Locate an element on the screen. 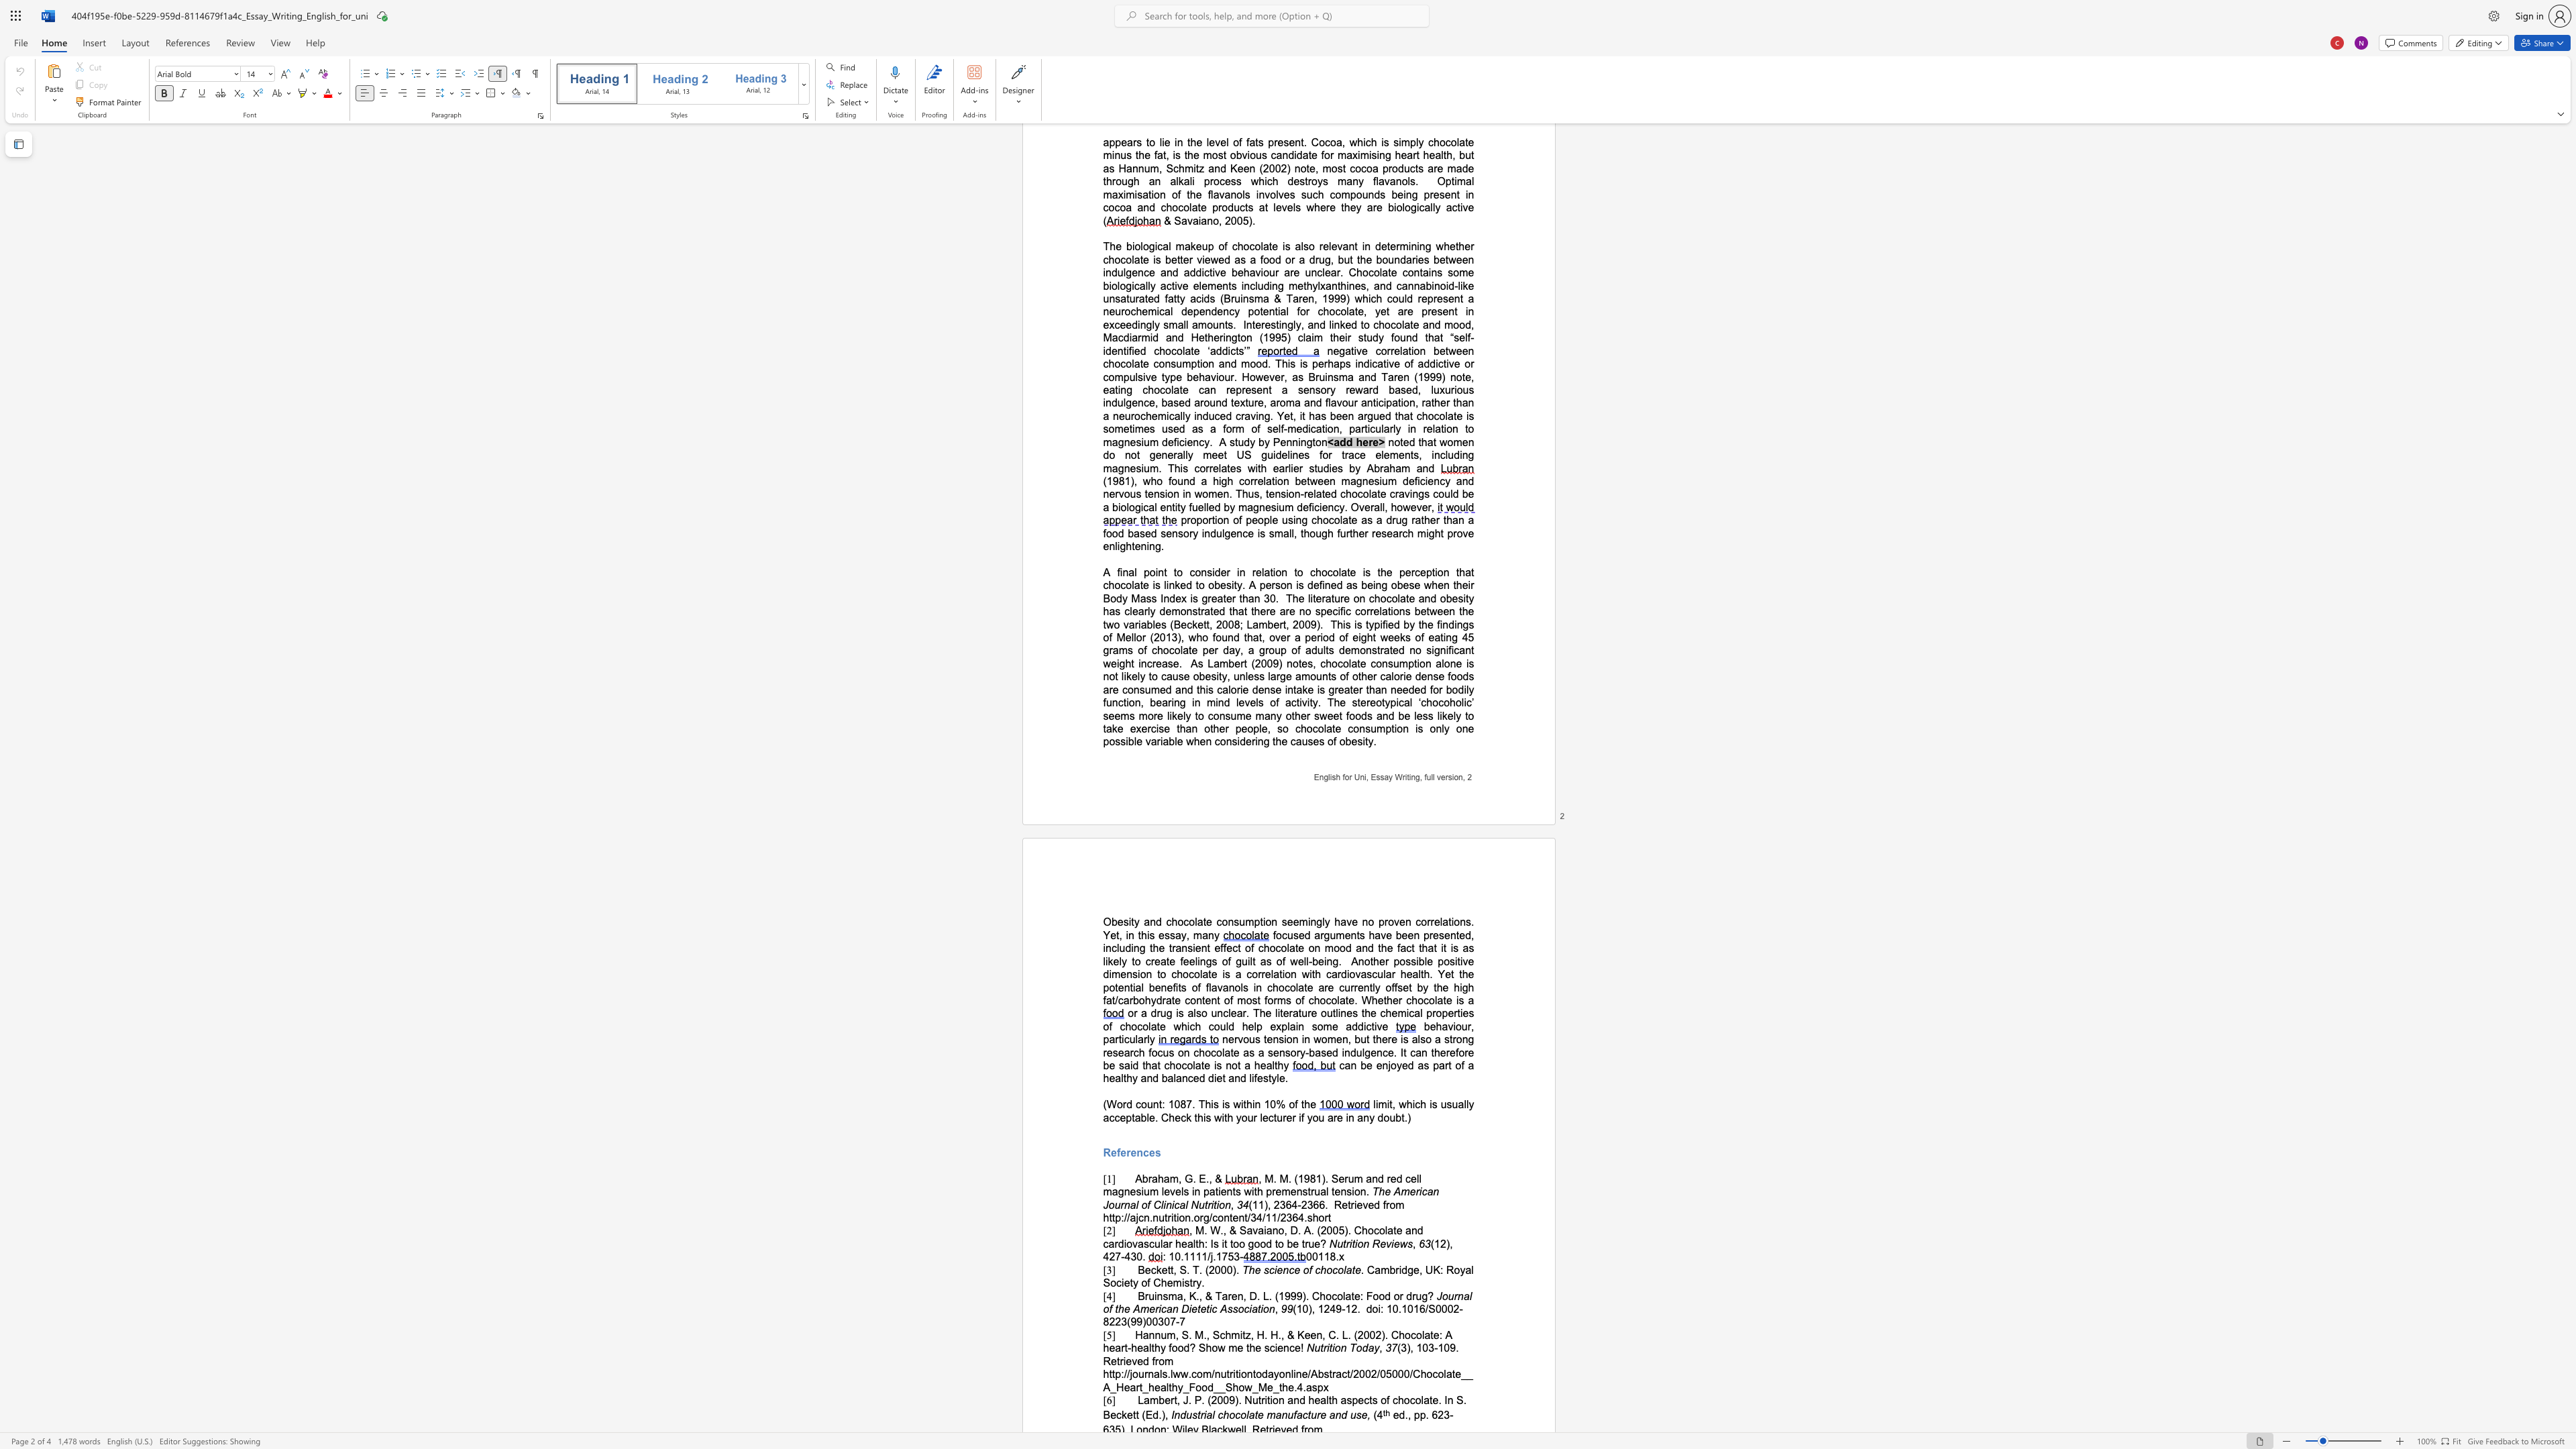 This screenshot has height=1449, width=2576. the subset text "its of flavanols in" within the text "Another possible positive dimension to chocolate is a correlation with cardiovascular health. Yet the potential benefits of flavanols in chocolate are currently offset by the high fat/carbohydrate content of most forms of chocolate." is located at coordinates (1175, 987).